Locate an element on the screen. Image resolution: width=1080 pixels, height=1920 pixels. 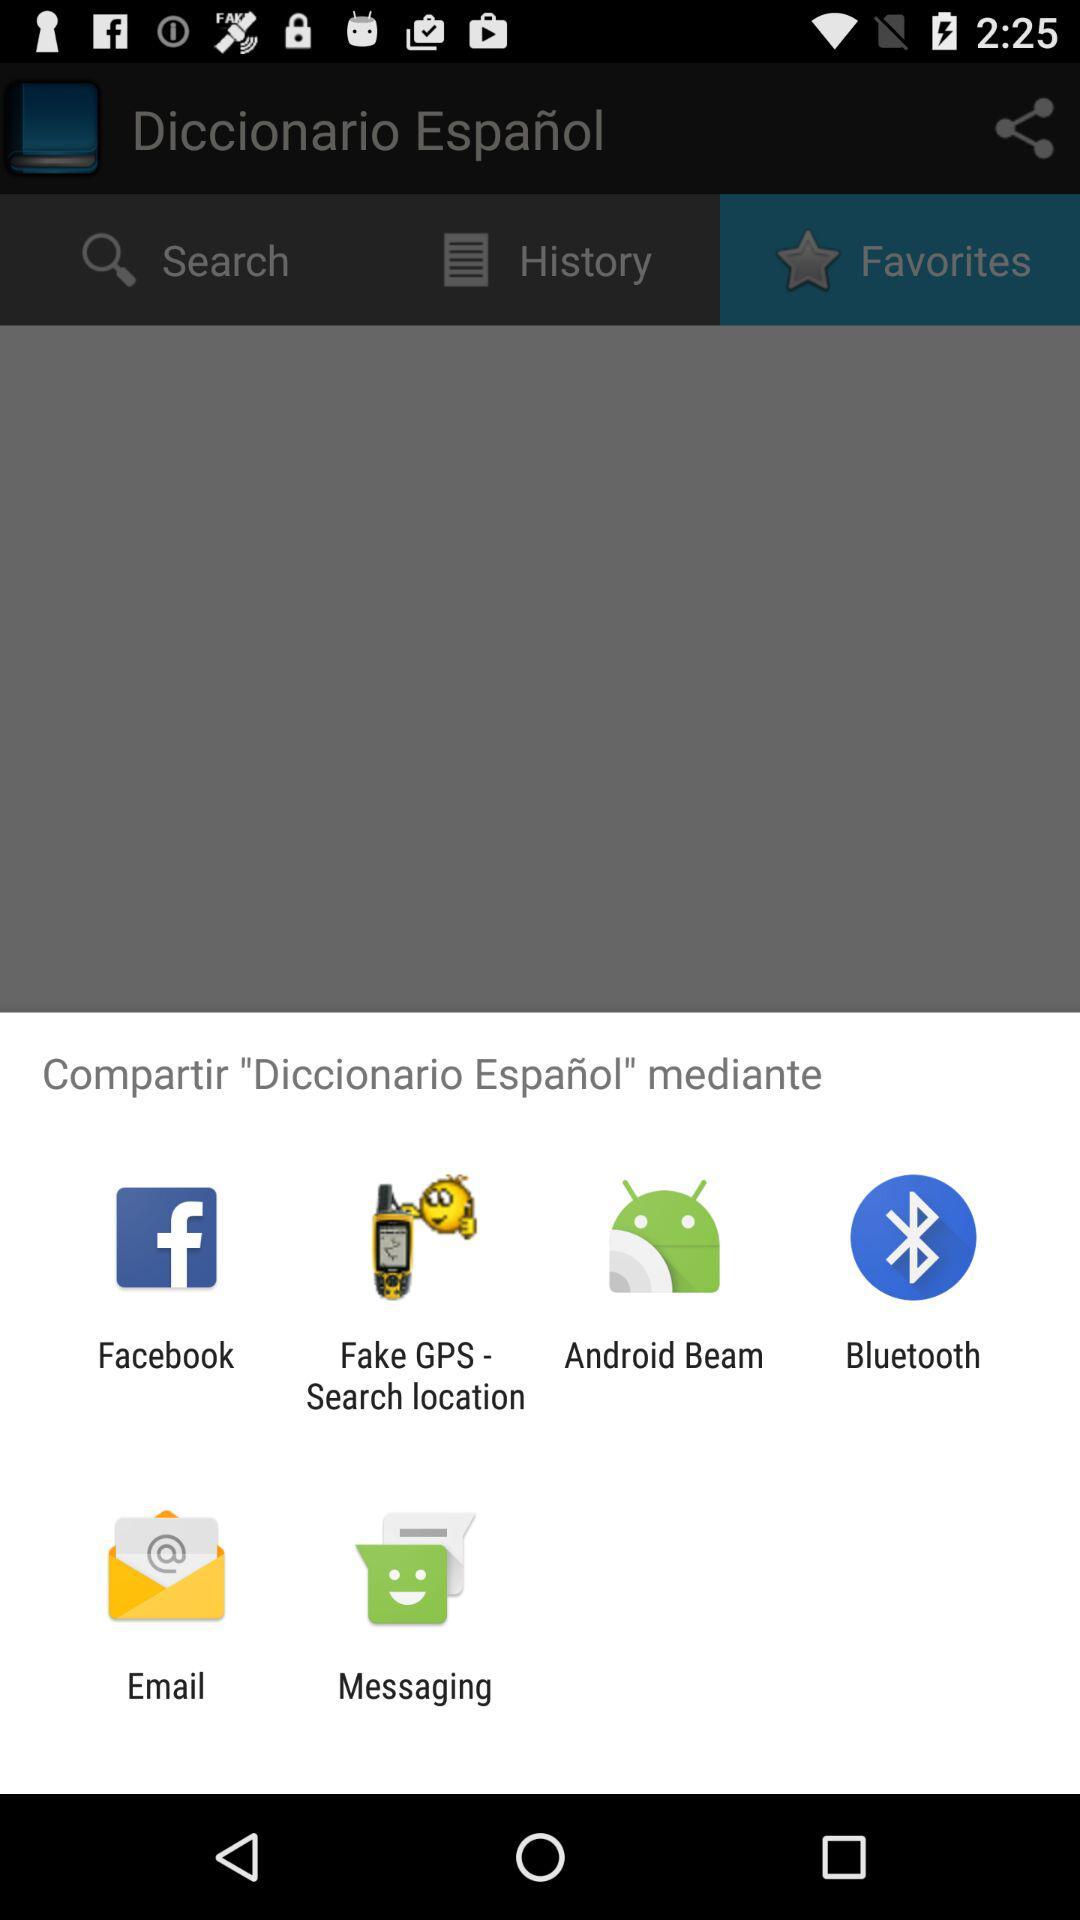
the icon next to the android beam item is located at coordinates (913, 1374).